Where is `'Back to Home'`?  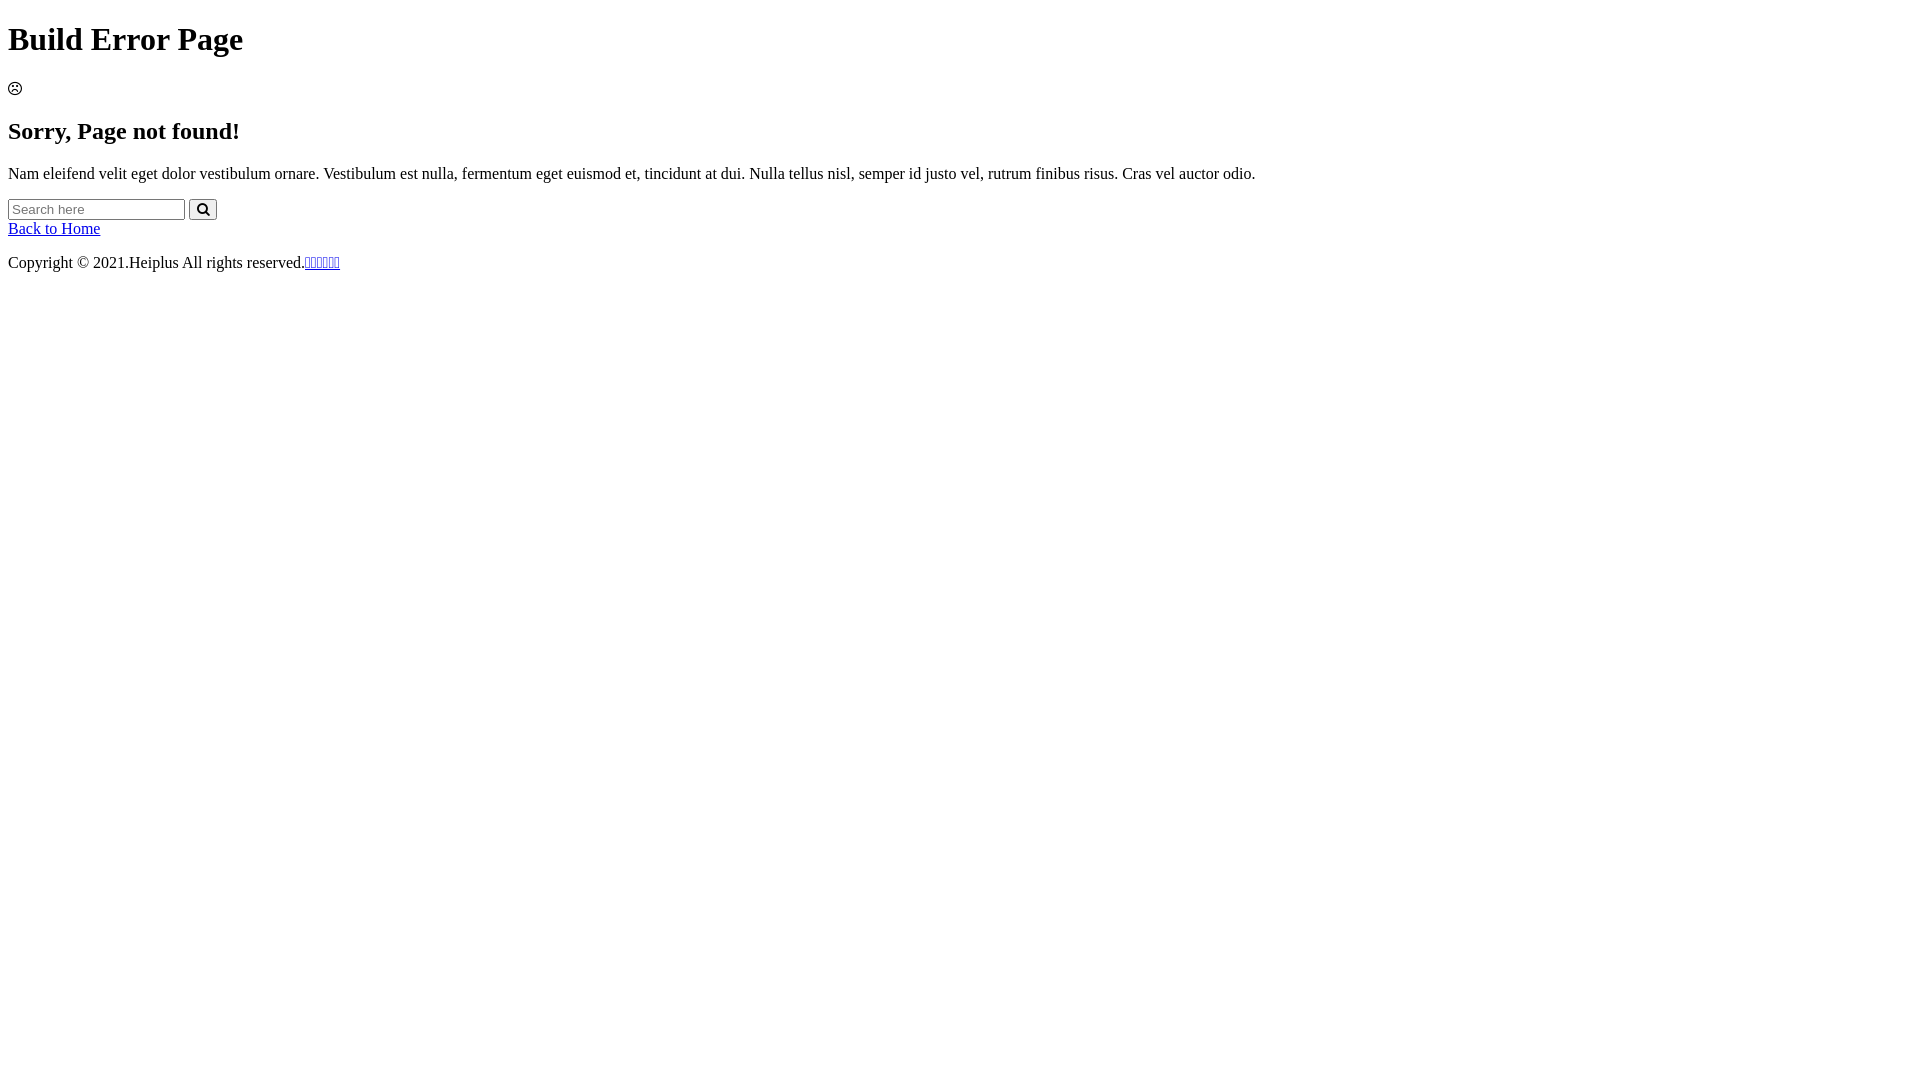 'Back to Home' is located at coordinates (8, 227).